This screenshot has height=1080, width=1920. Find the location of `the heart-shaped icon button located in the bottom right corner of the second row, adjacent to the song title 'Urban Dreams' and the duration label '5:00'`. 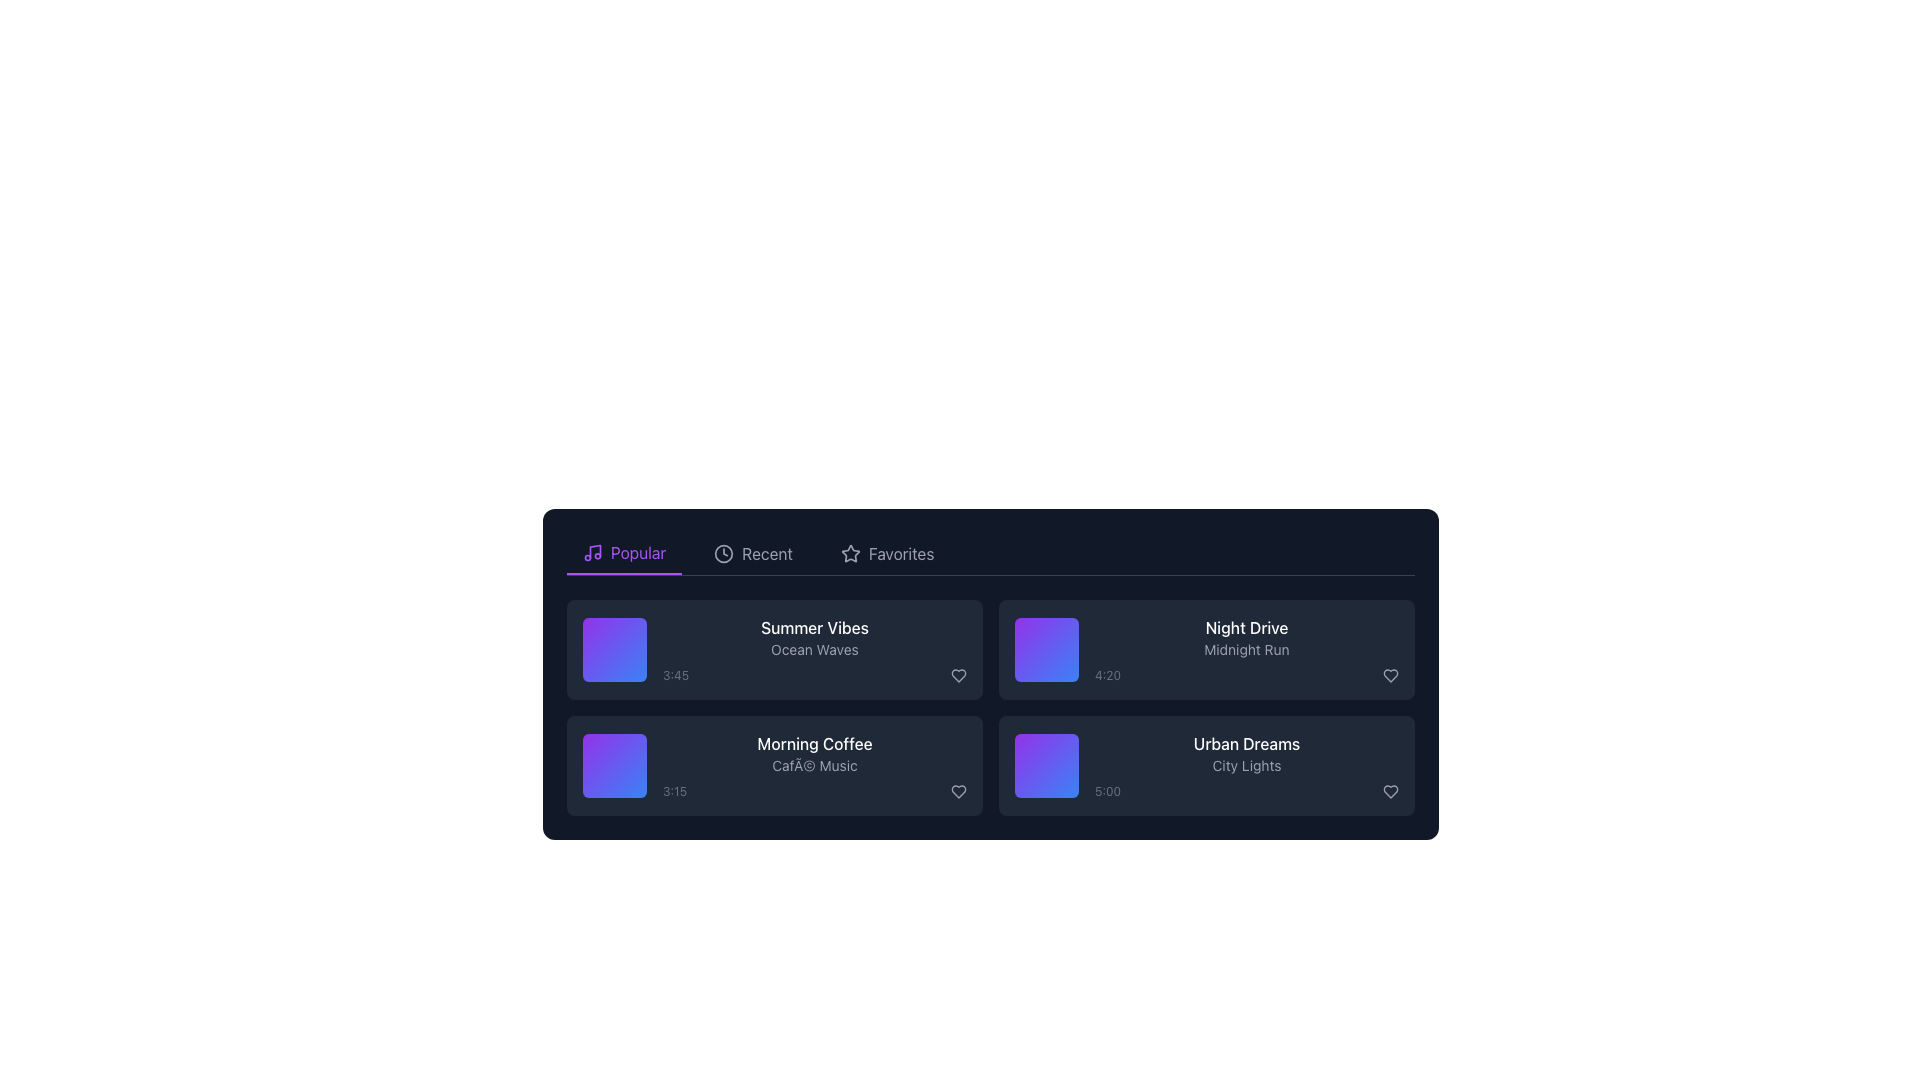

the heart-shaped icon button located in the bottom right corner of the second row, adjacent to the song title 'Urban Dreams' and the duration label '5:00' is located at coordinates (1390, 790).